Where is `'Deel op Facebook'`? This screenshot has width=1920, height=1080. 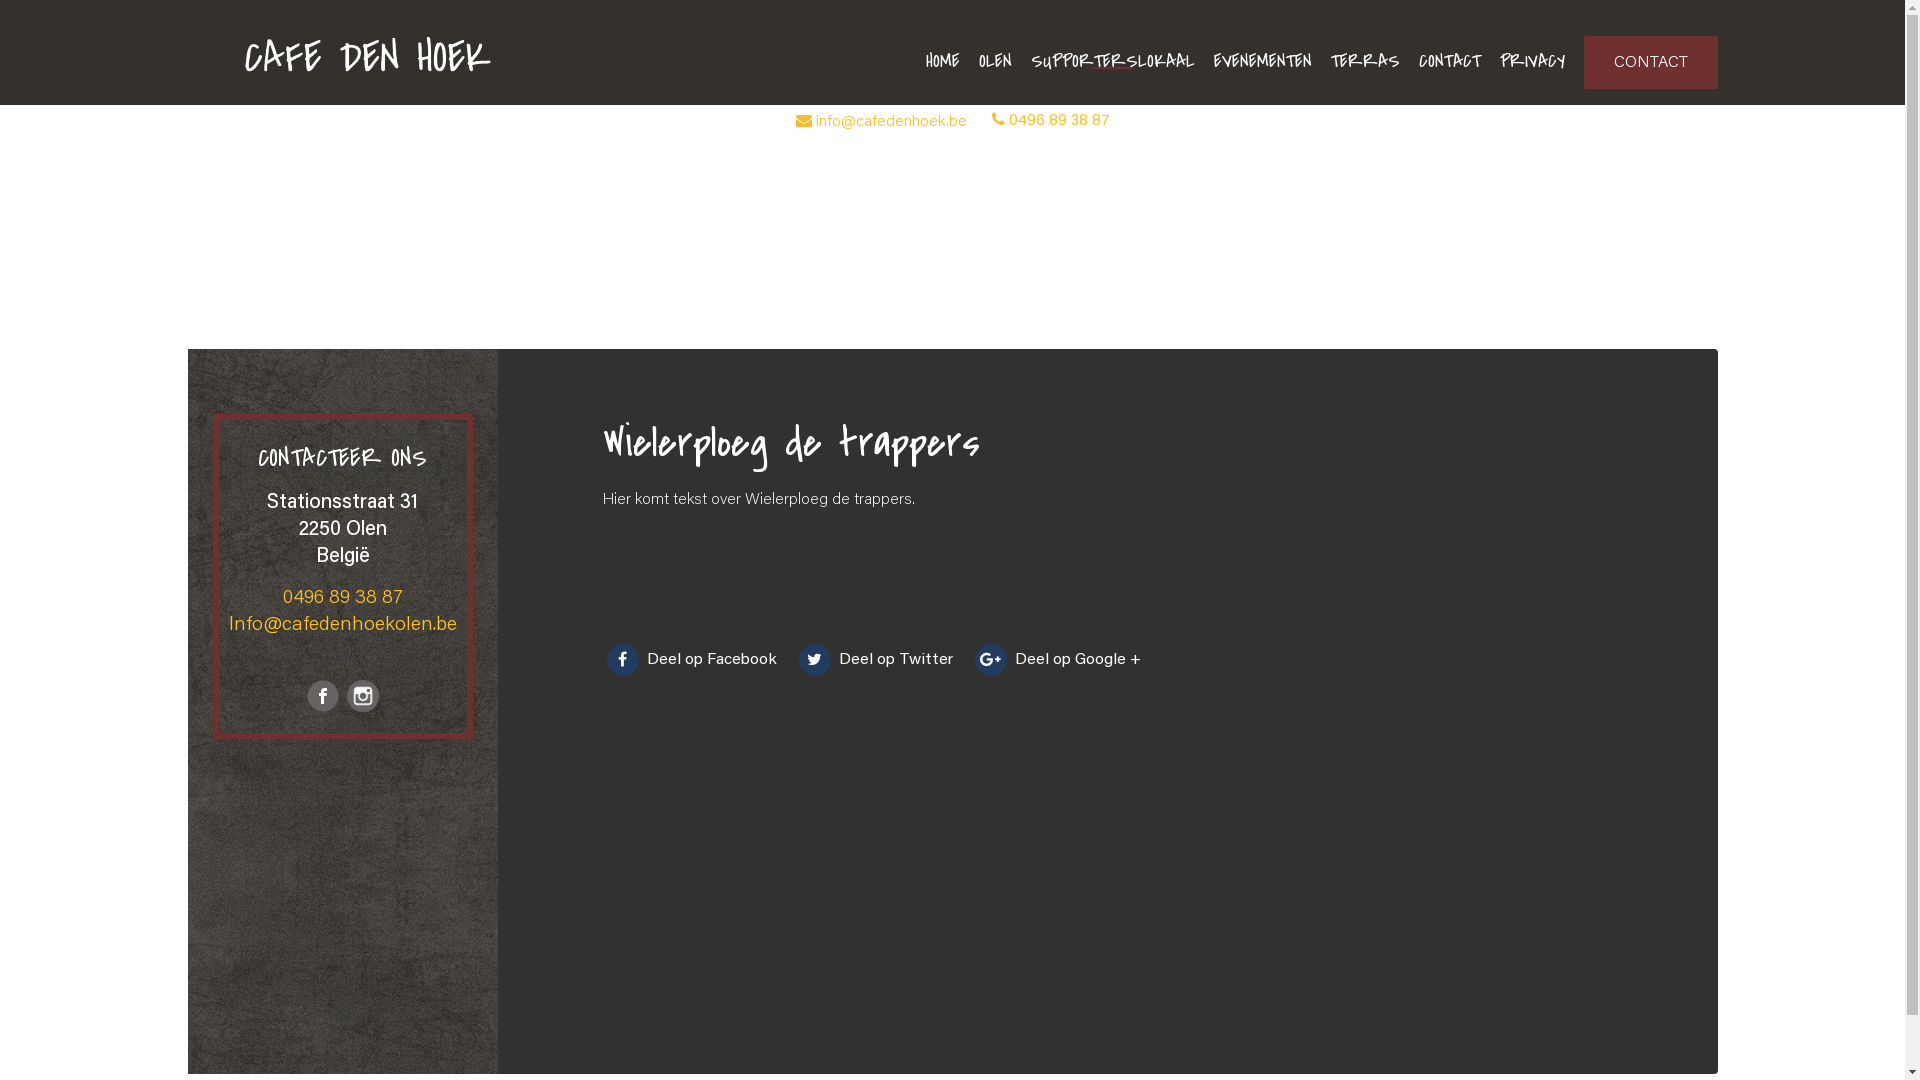
'Deel op Facebook' is located at coordinates (691, 659).